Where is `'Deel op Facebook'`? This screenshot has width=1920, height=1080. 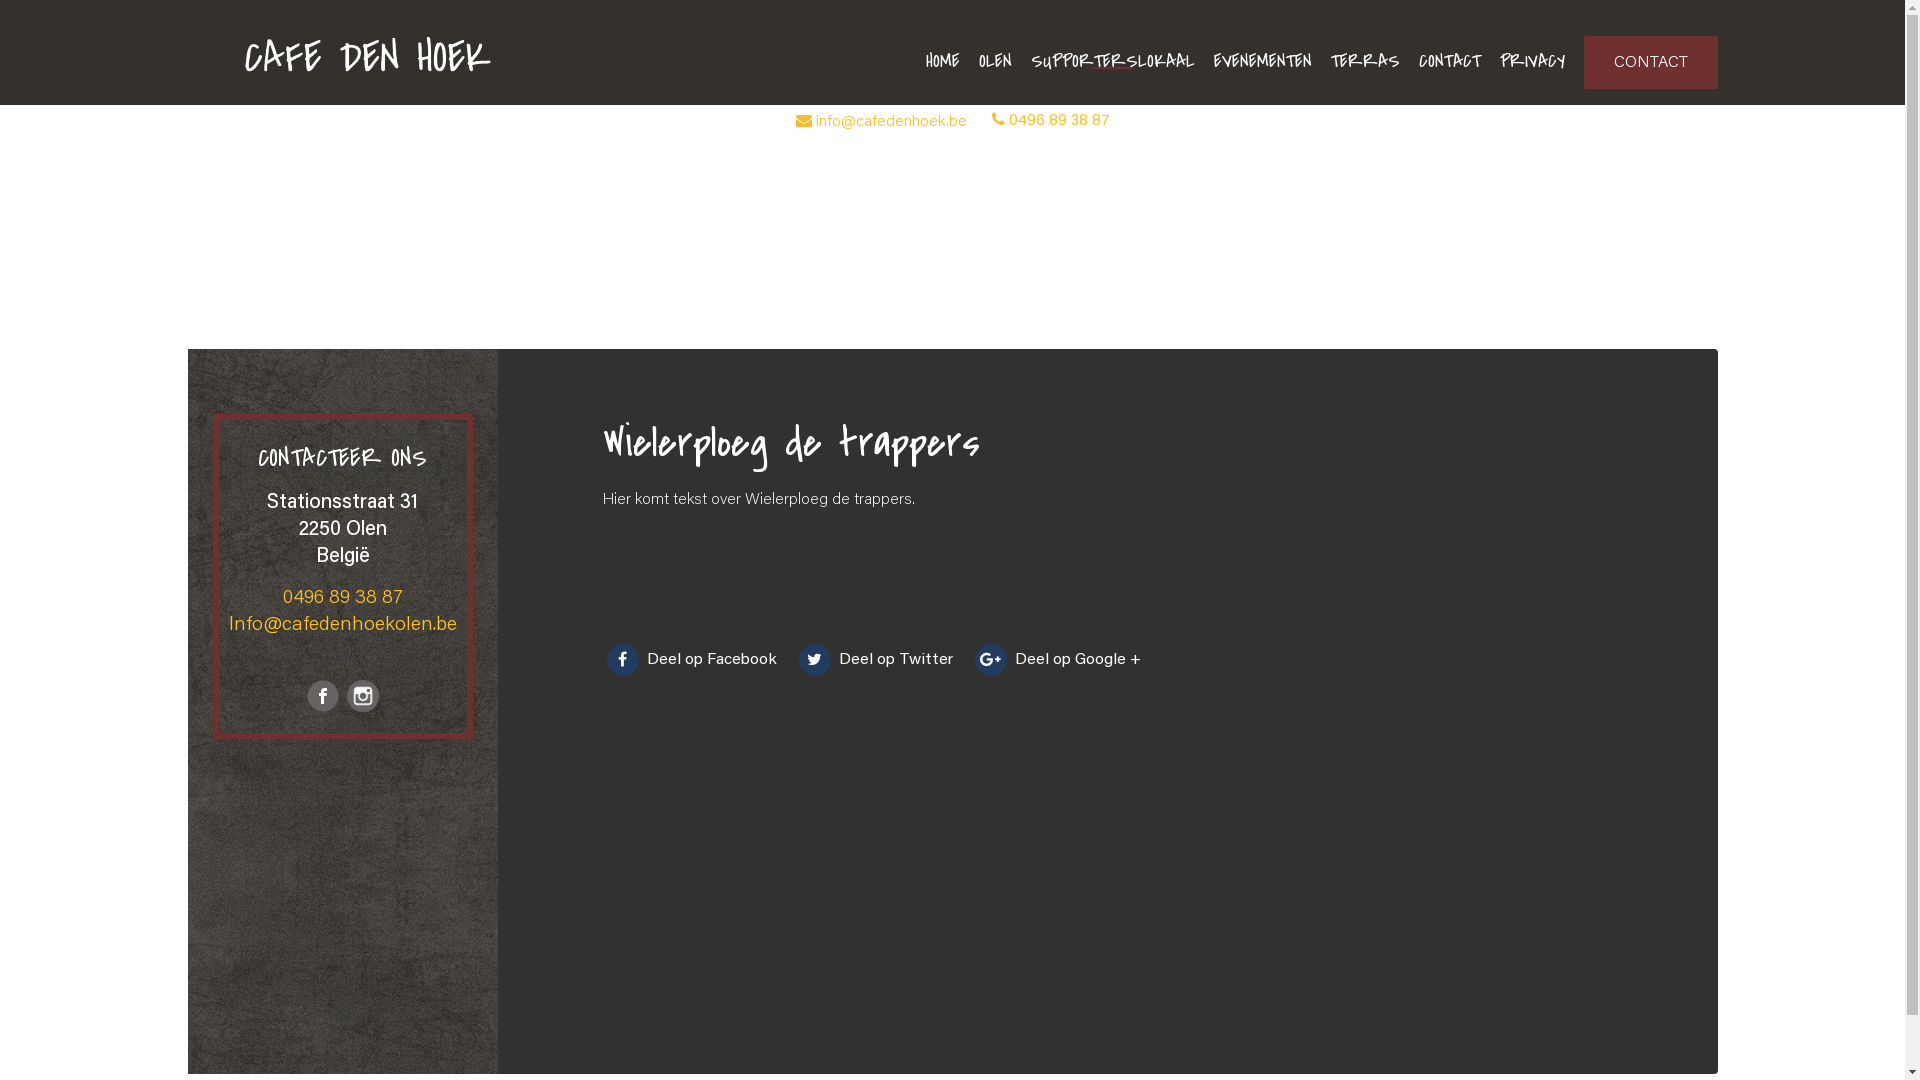
'Deel op Facebook' is located at coordinates (691, 659).